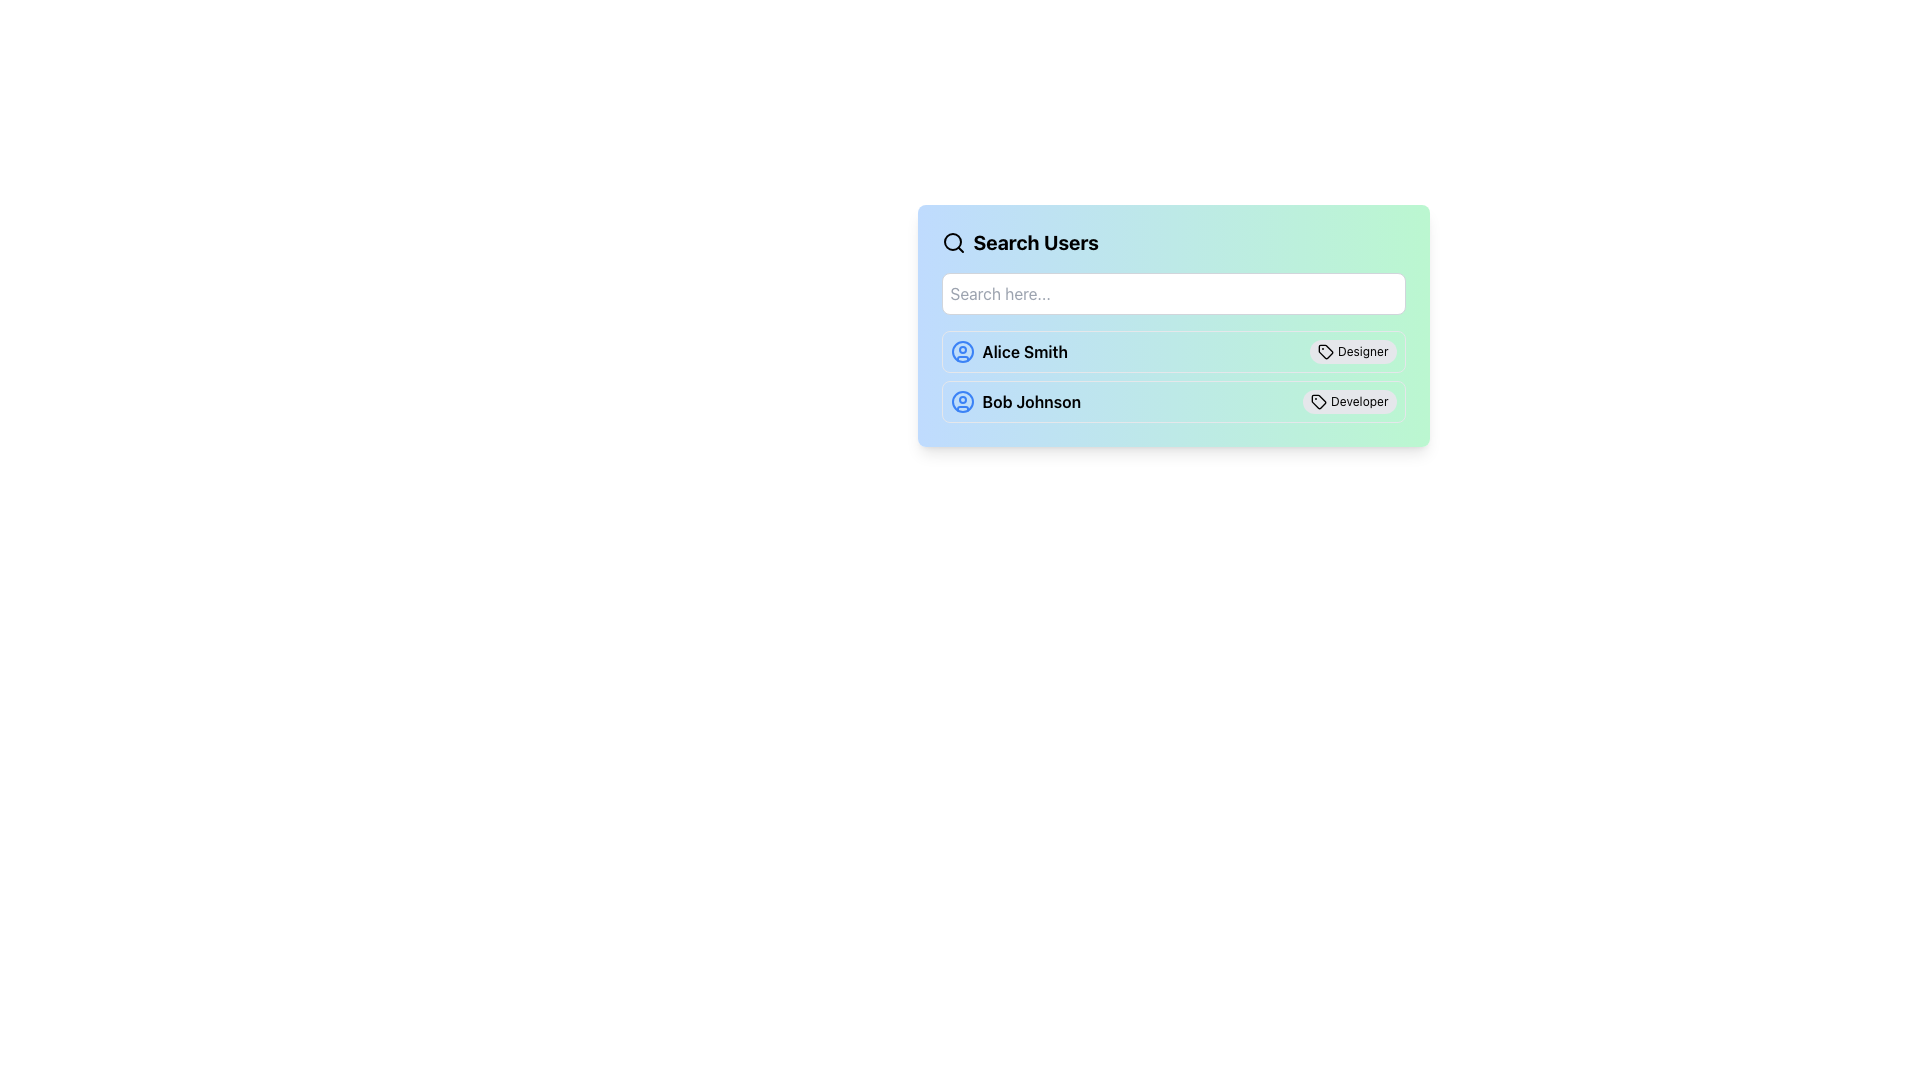  Describe the element at coordinates (962, 350) in the screenshot. I see `the blue circular user silhouette icon located to the left of 'Alice Smith' in the user list` at that location.